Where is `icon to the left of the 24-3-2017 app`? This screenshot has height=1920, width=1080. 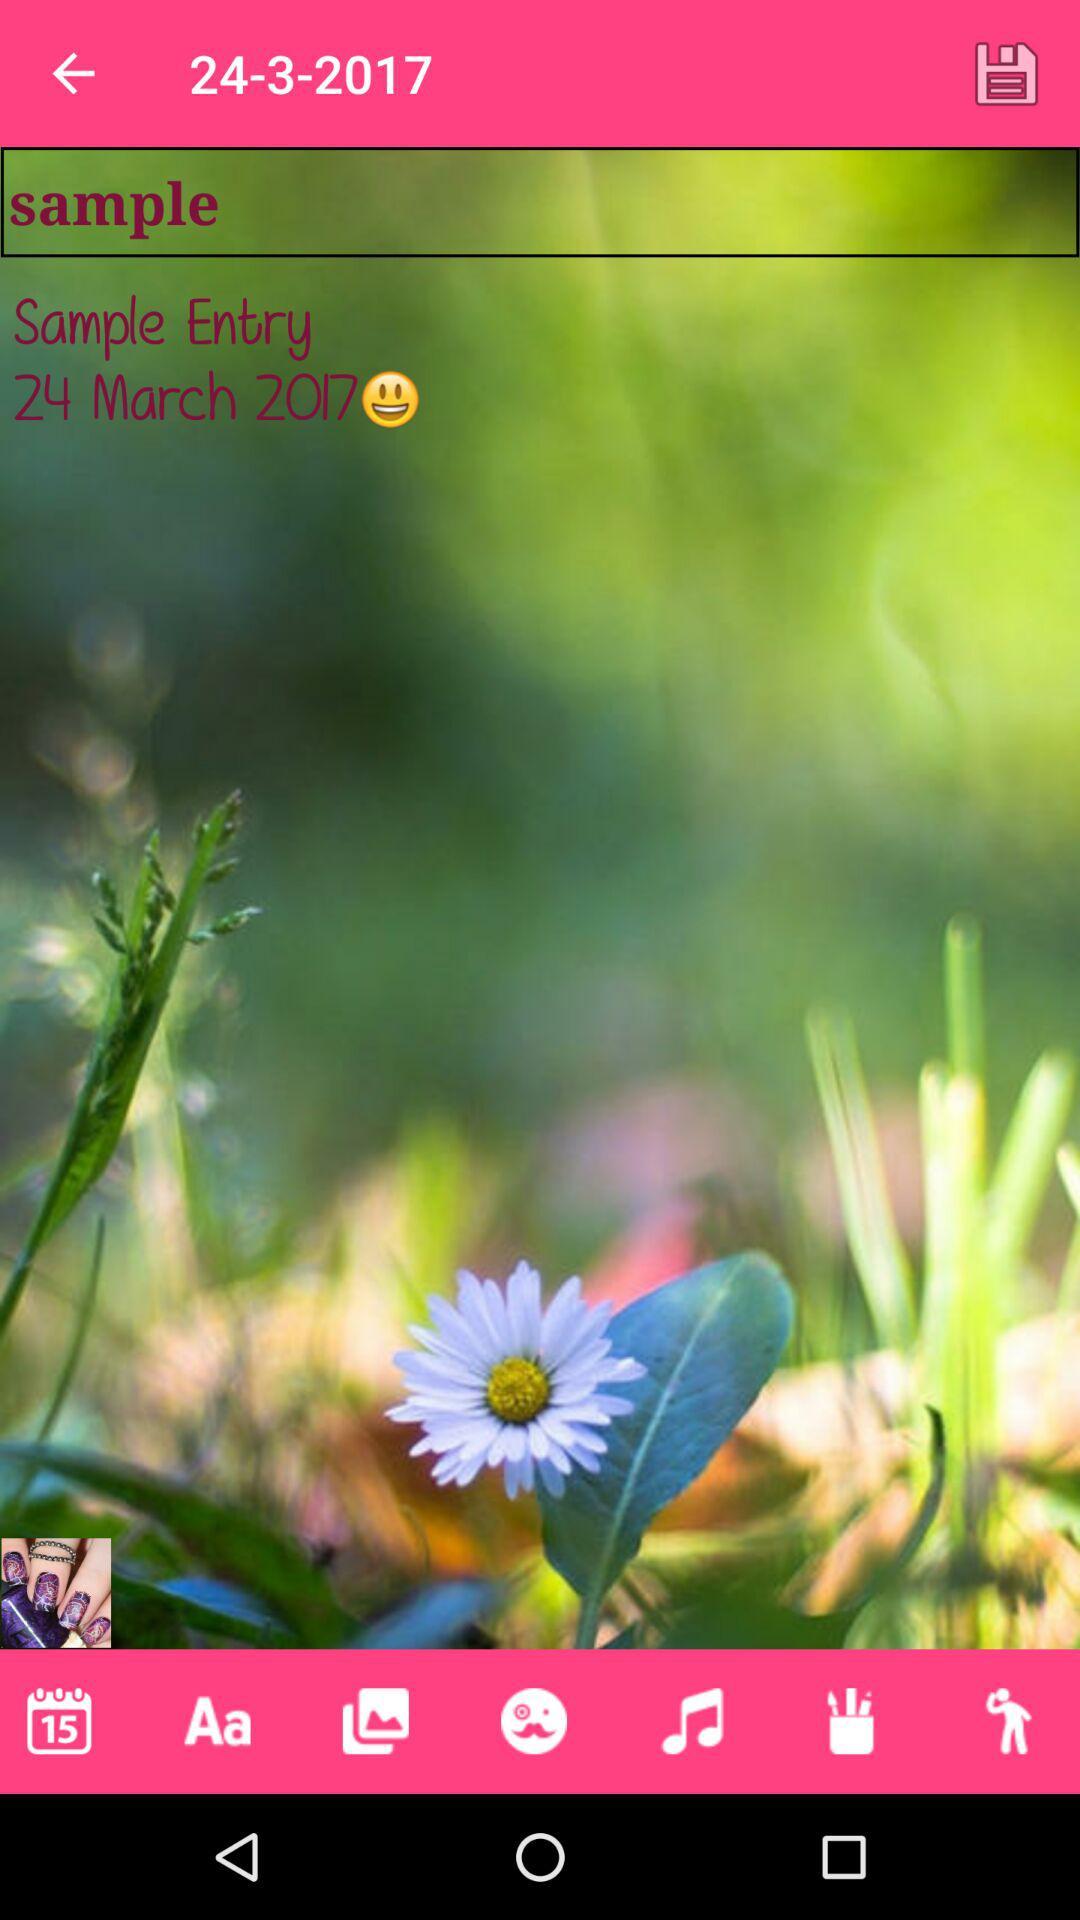
icon to the left of the 24-3-2017 app is located at coordinates (72, 73).